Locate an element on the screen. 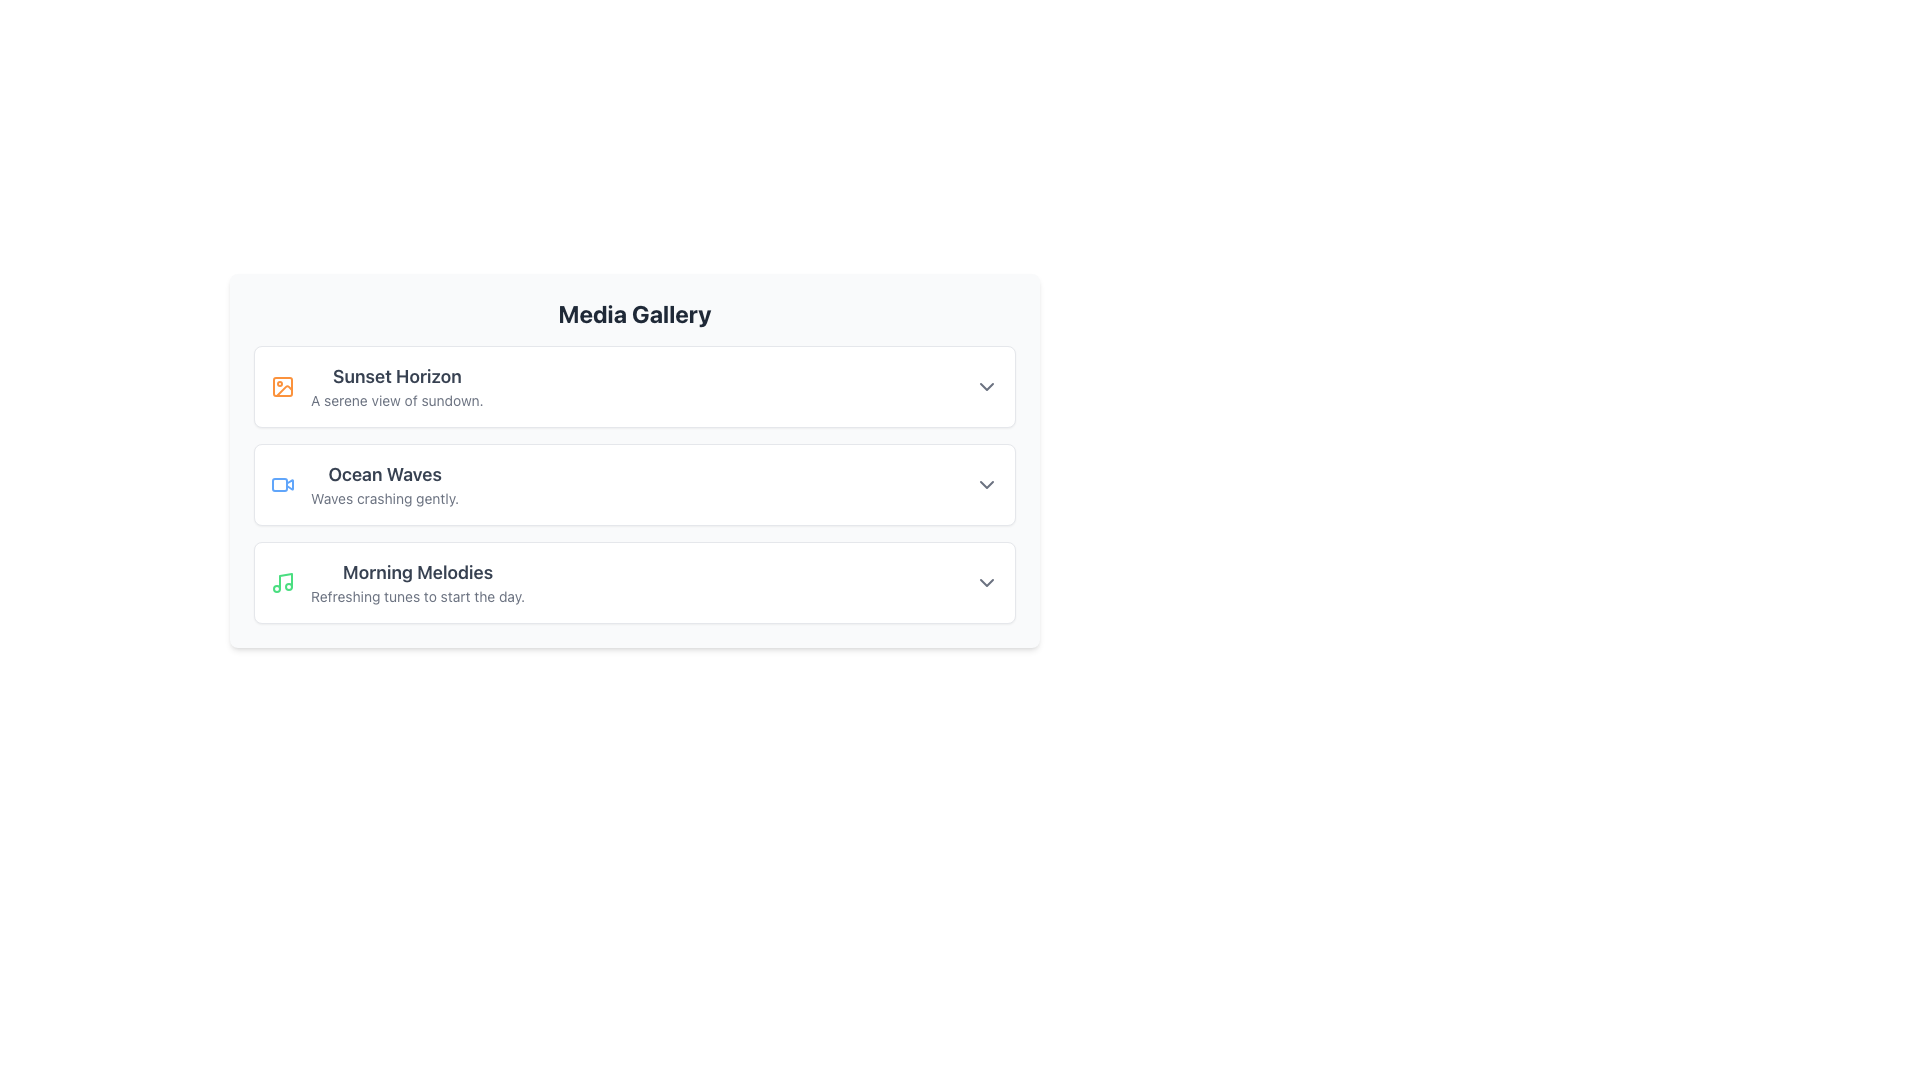 This screenshot has height=1080, width=1920. the 'Sunset Horizon' element, which consists of an image icon and two stacked text parts (title and subtitle) in the 'Media Gallery' section is located at coordinates (377, 386).